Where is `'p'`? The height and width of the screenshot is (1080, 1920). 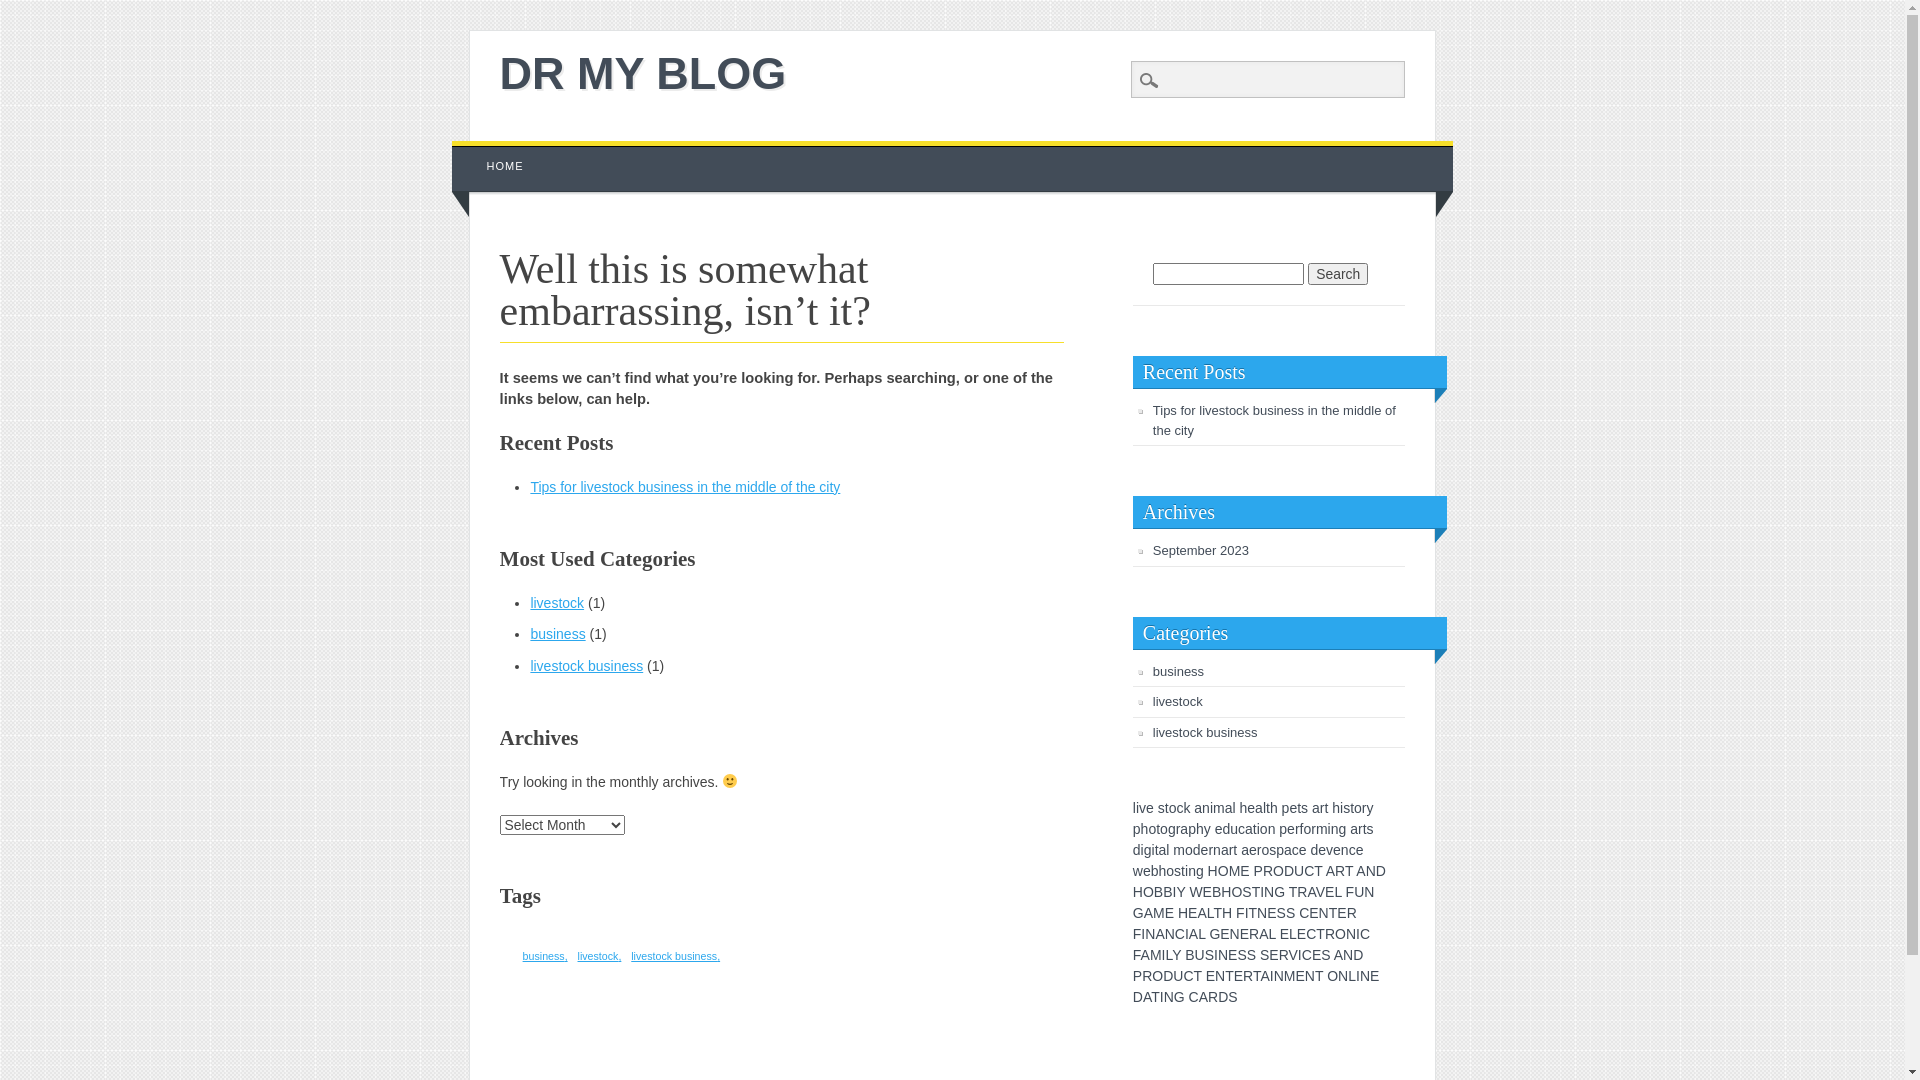 'p' is located at coordinates (1282, 829).